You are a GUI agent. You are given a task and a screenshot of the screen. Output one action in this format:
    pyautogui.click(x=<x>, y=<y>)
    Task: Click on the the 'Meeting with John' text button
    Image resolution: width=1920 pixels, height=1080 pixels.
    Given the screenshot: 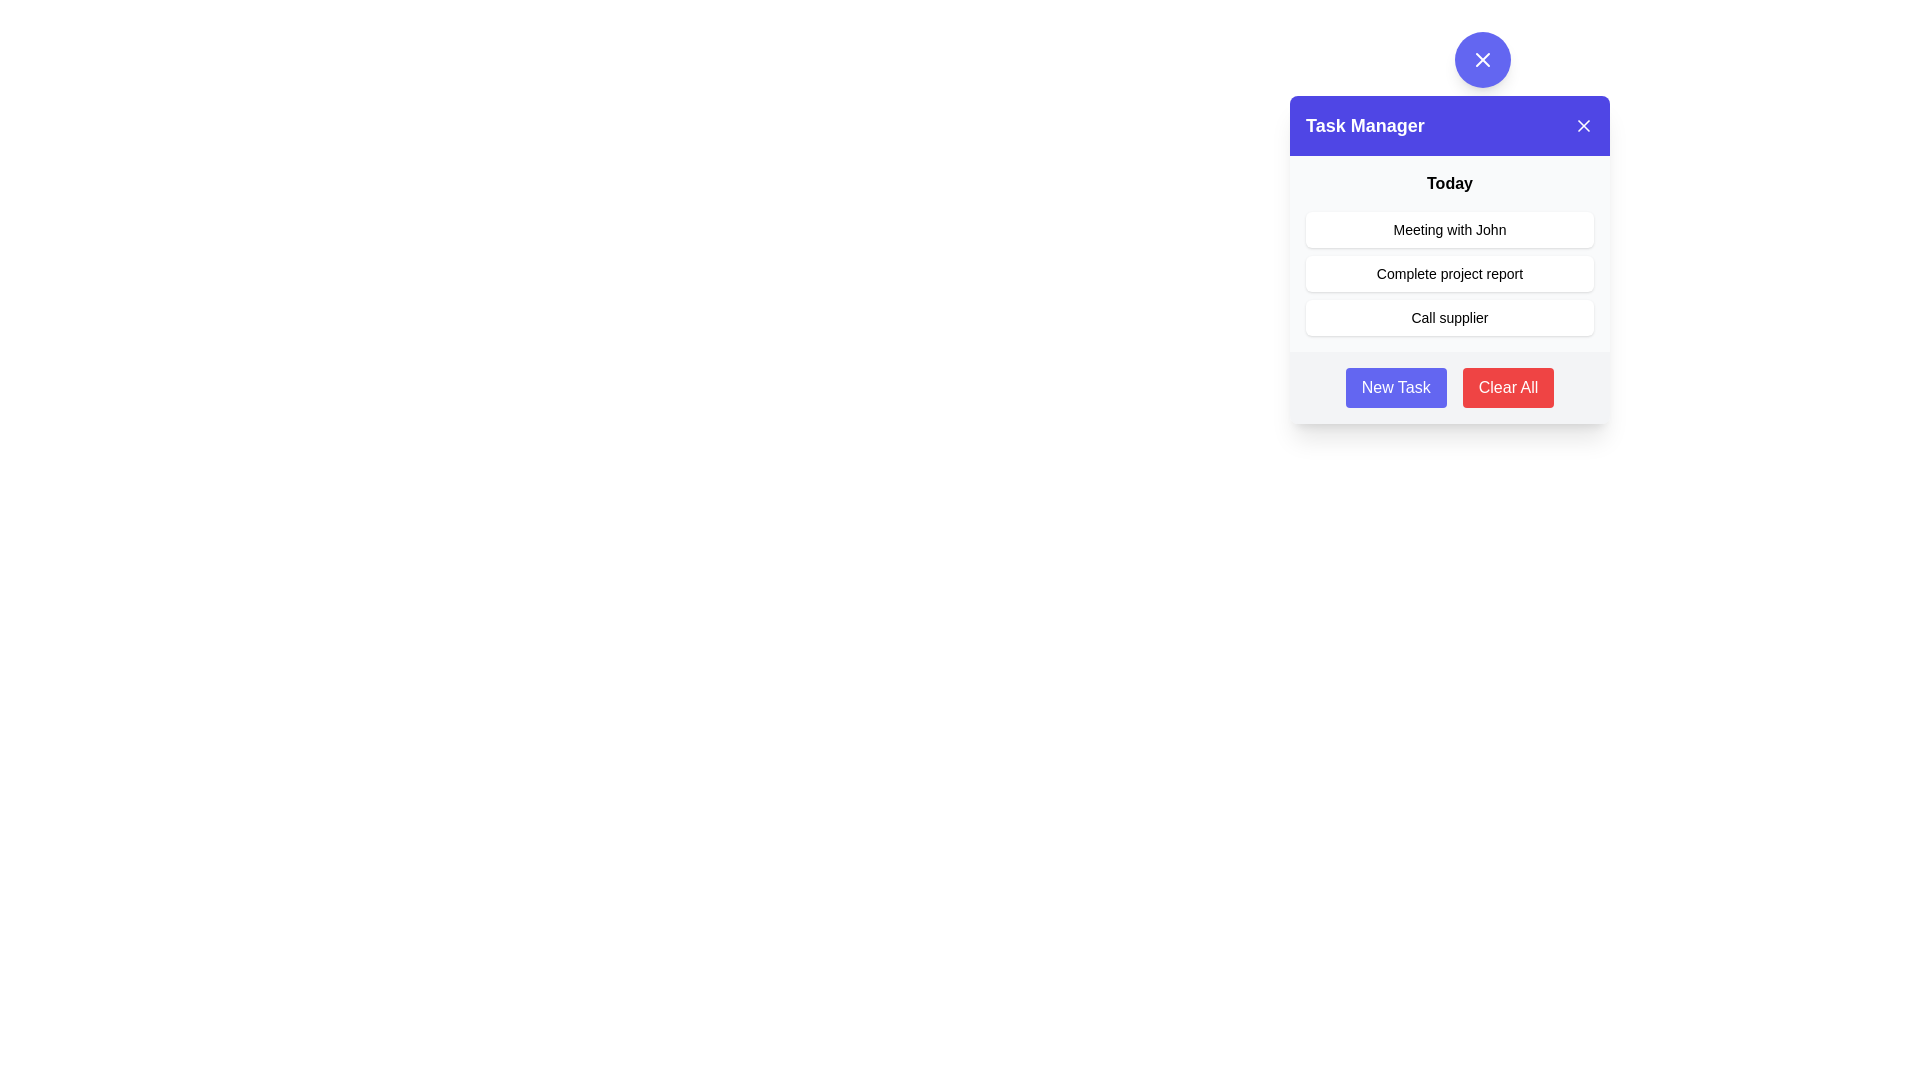 What is the action you would take?
    pyautogui.click(x=1449, y=229)
    